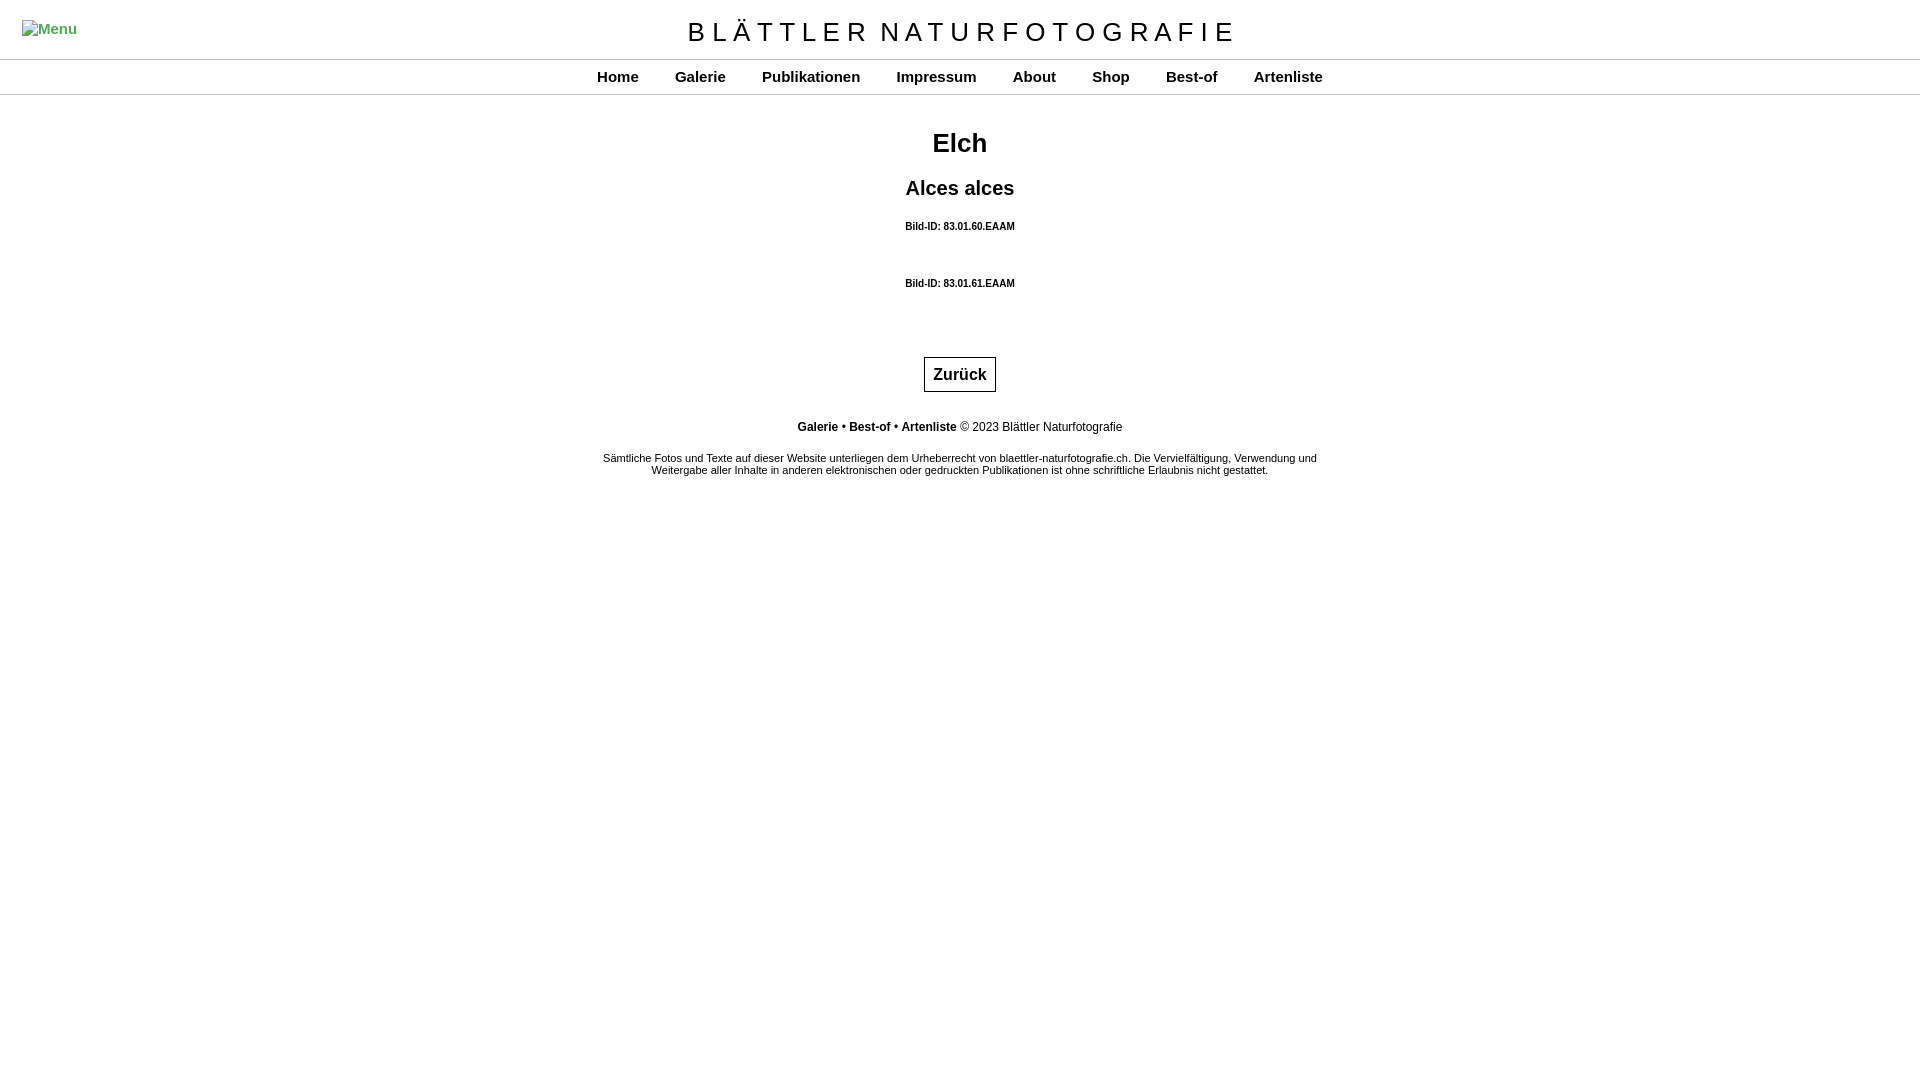  What do you see at coordinates (818, 426) in the screenshot?
I see `'Galerie'` at bounding box center [818, 426].